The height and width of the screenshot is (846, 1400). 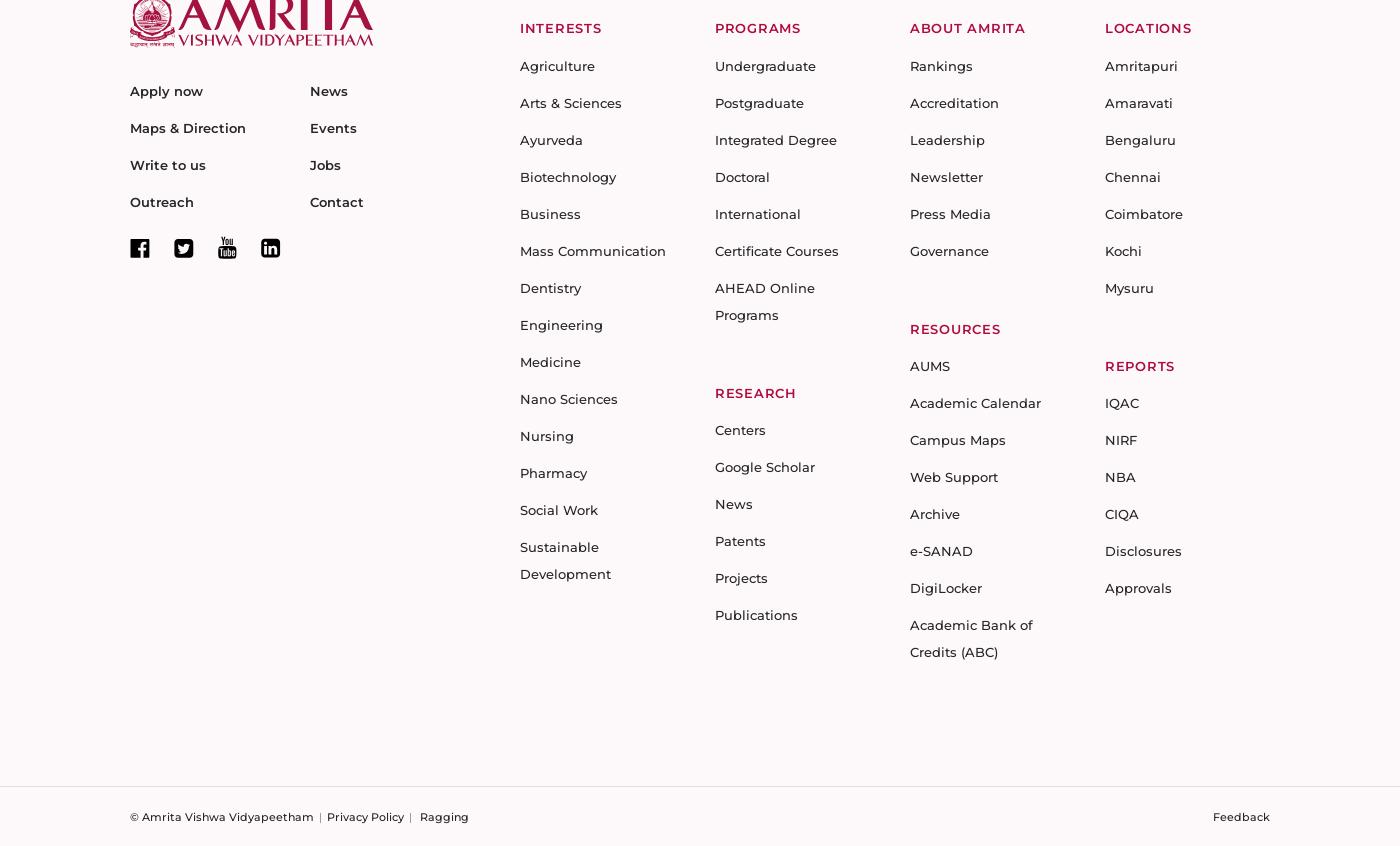 What do you see at coordinates (930, 364) in the screenshot?
I see `'AUMS'` at bounding box center [930, 364].